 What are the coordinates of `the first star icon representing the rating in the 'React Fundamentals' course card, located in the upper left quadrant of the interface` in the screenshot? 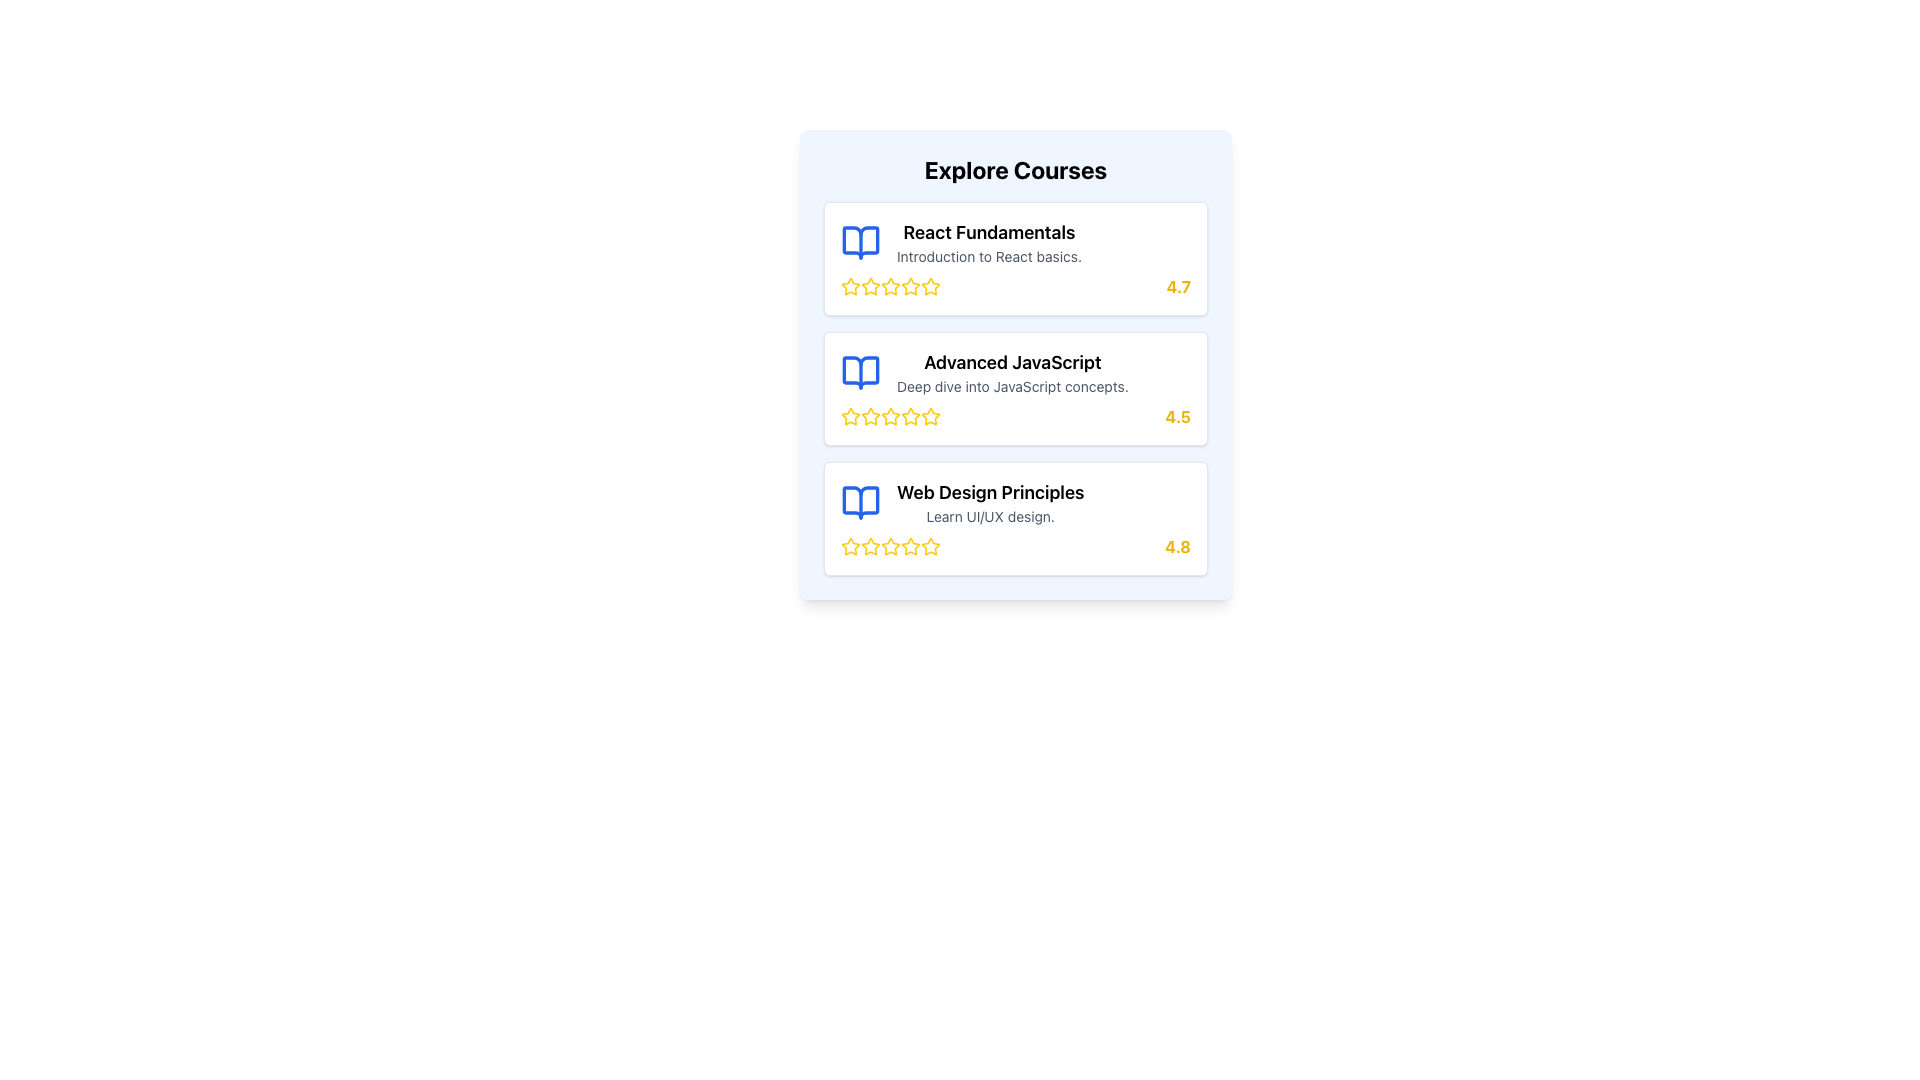 It's located at (890, 286).